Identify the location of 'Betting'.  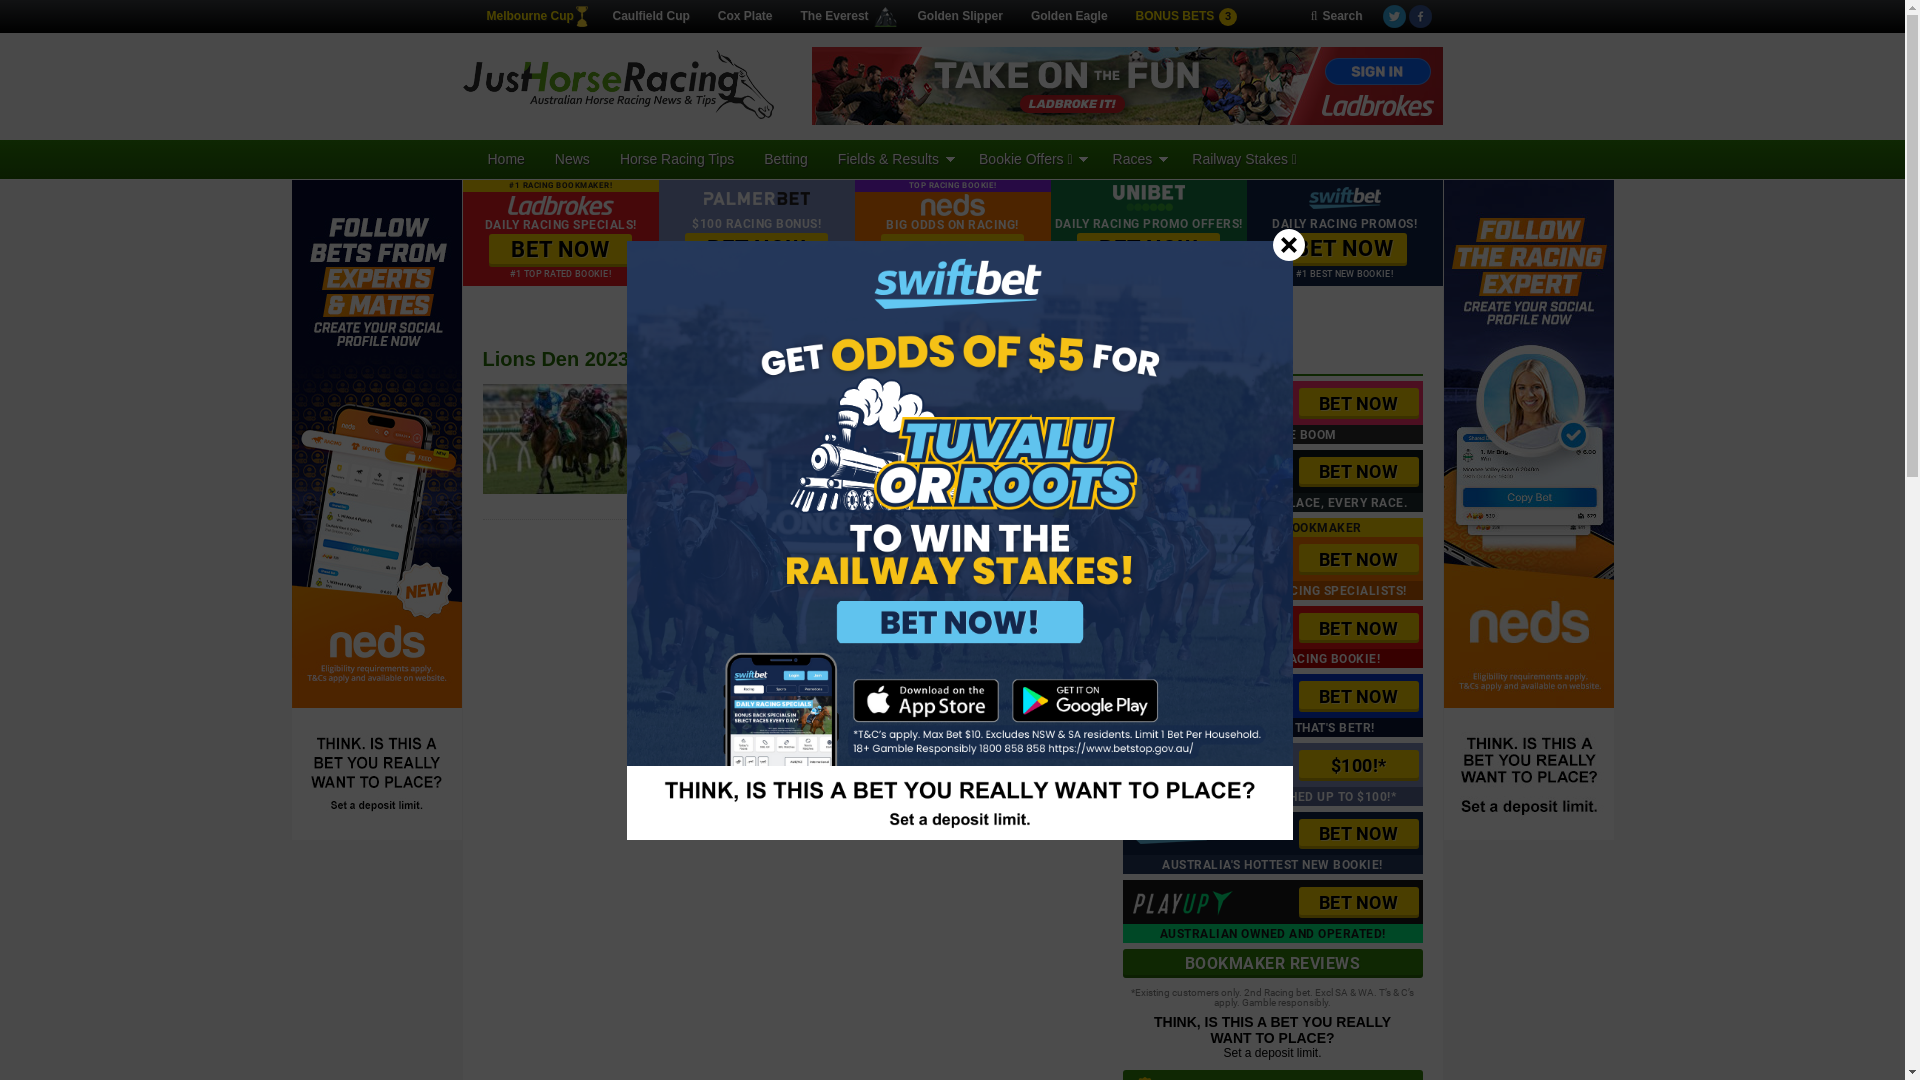
(785, 157).